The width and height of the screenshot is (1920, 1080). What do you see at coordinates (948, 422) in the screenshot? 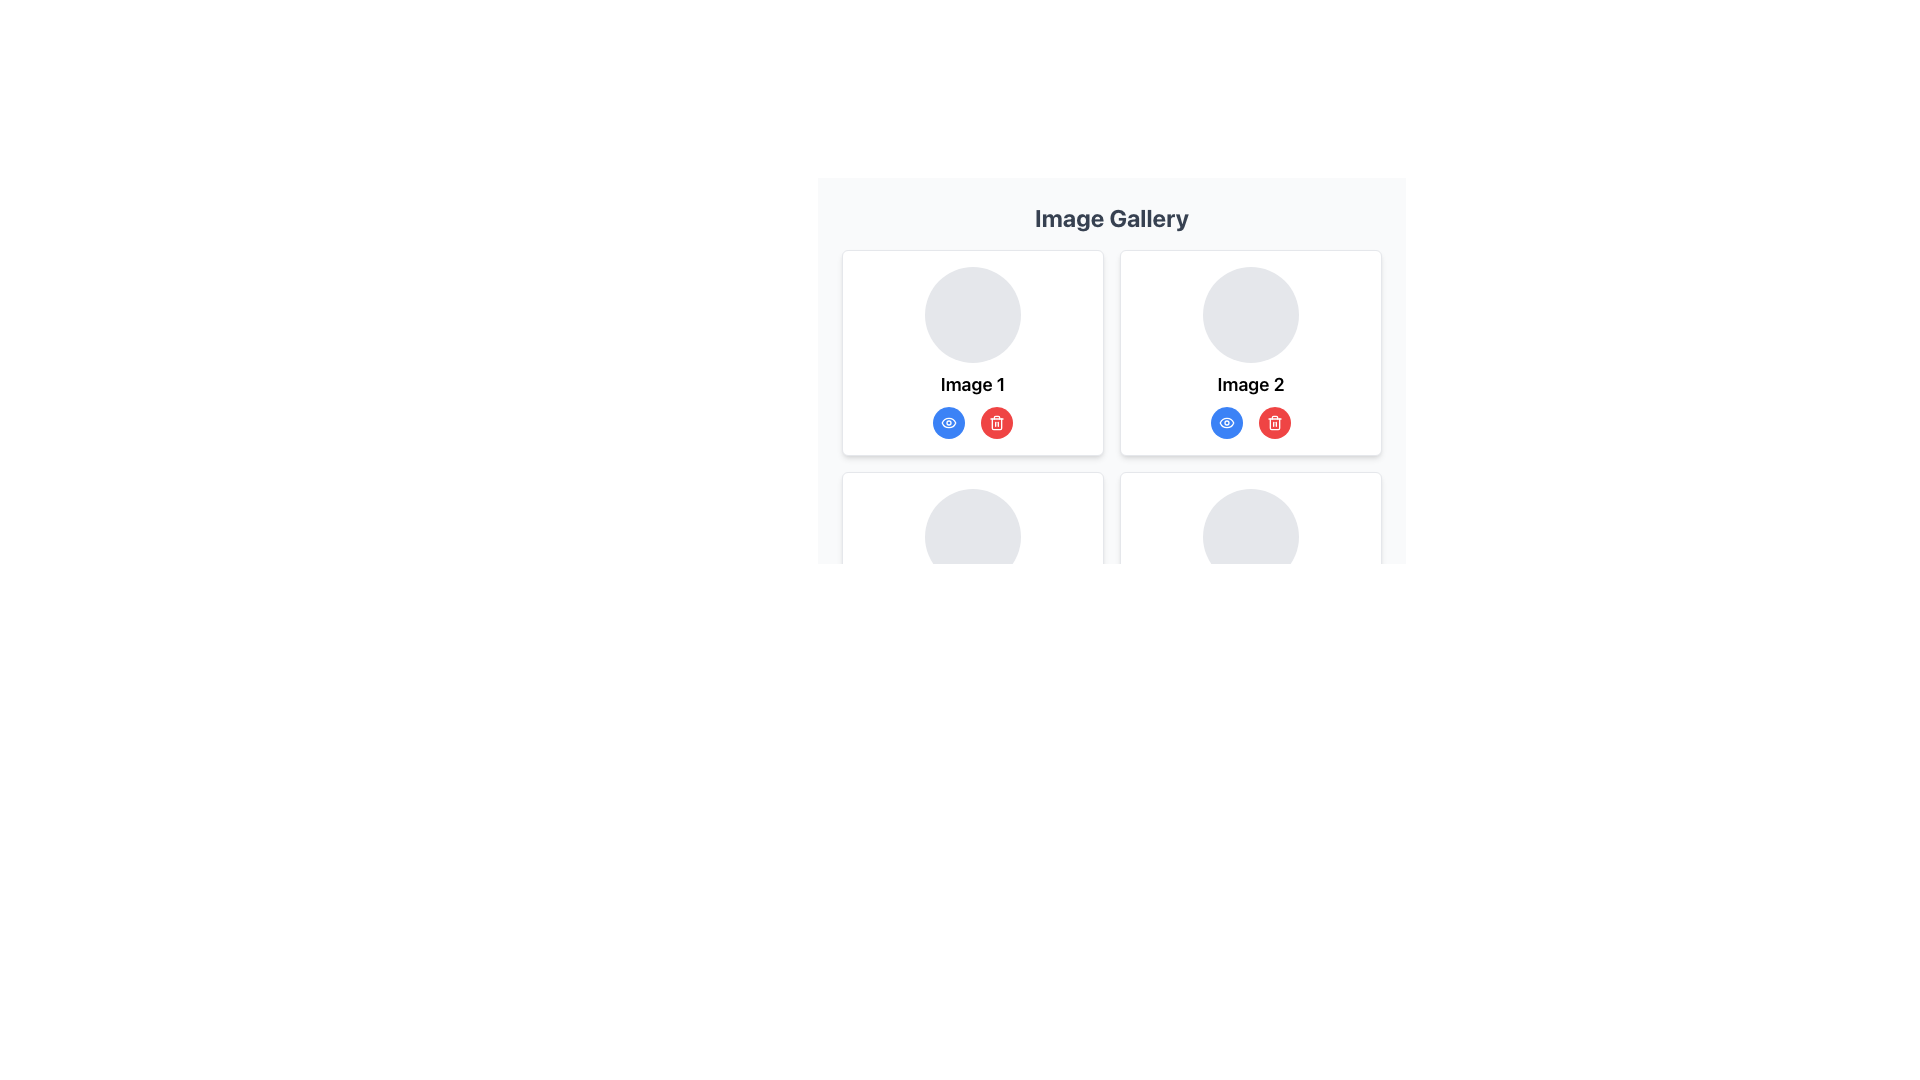
I see `the circular blue button with a white eye icon located underneath 'Image 1'` at bounding box center [948, 422].